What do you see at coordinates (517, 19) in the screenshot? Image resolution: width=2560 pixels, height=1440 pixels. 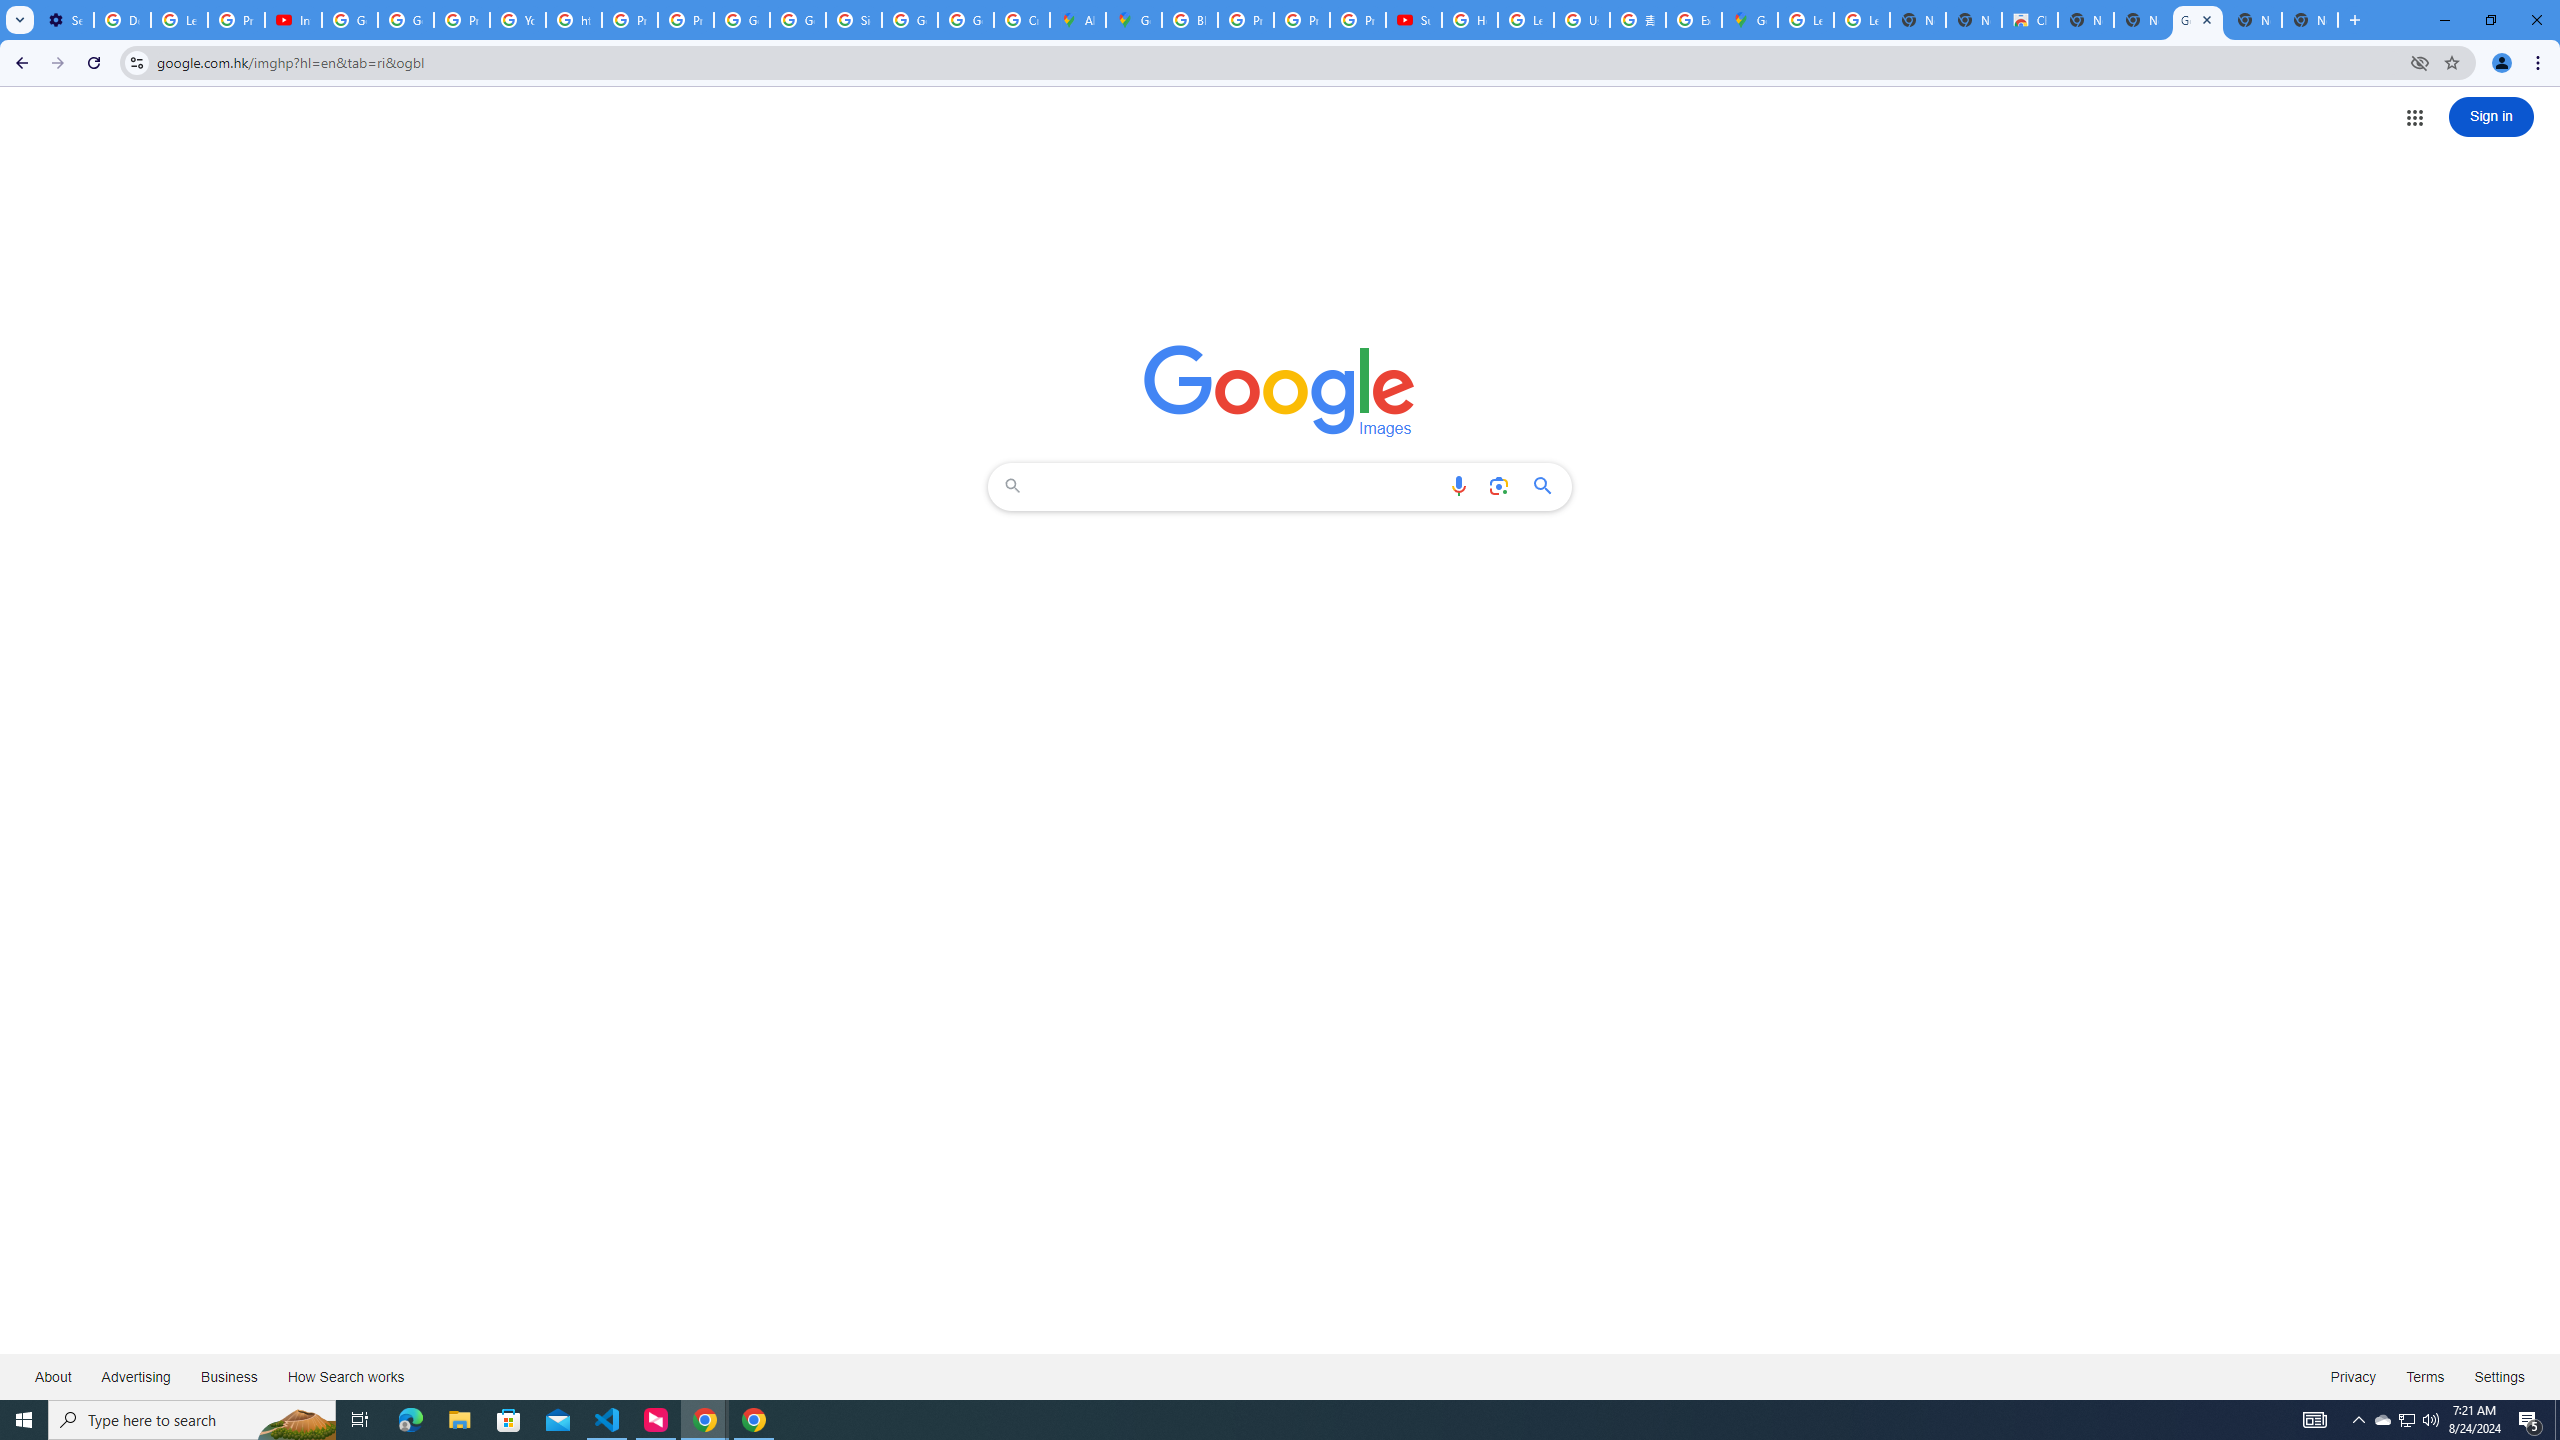 I see `'YouTube'` at bounding box center [517, 19].